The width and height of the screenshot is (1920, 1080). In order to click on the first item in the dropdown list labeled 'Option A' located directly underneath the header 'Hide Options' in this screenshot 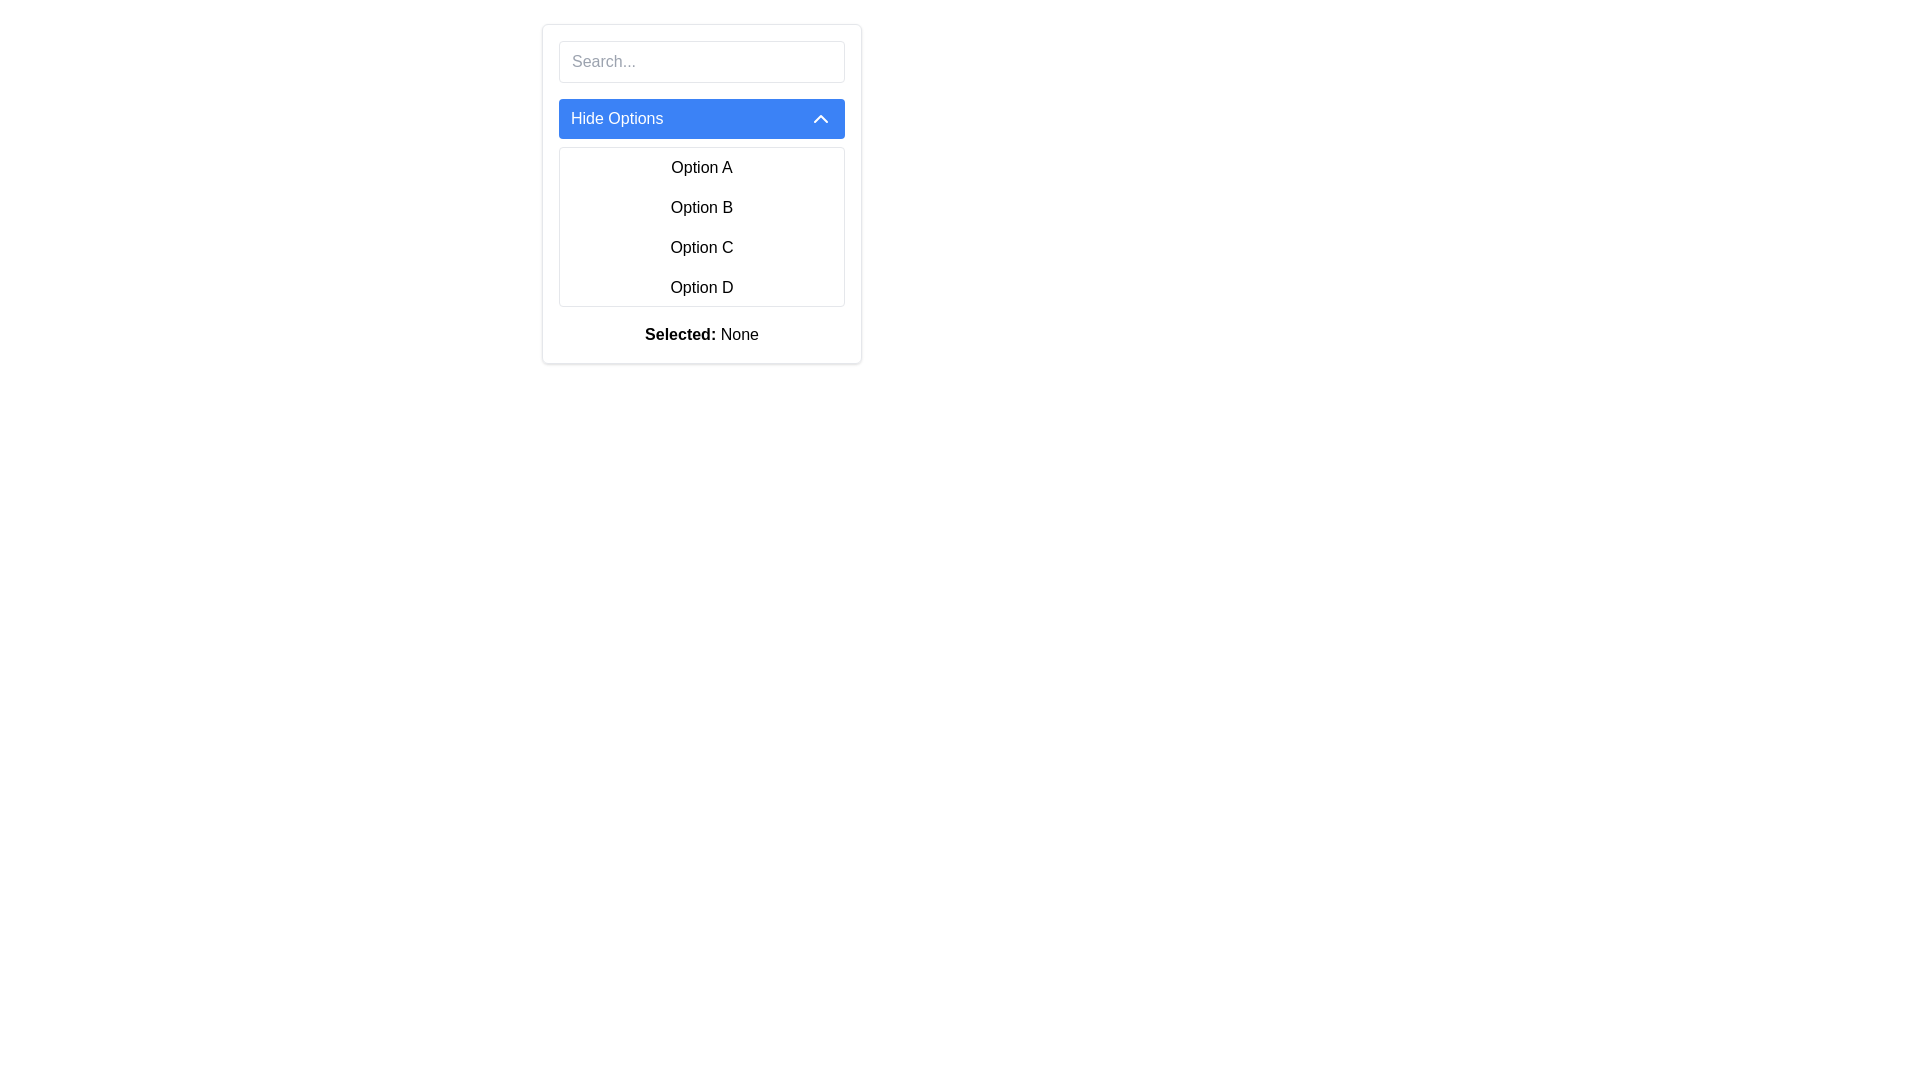, I will do `click(701, 167)`.